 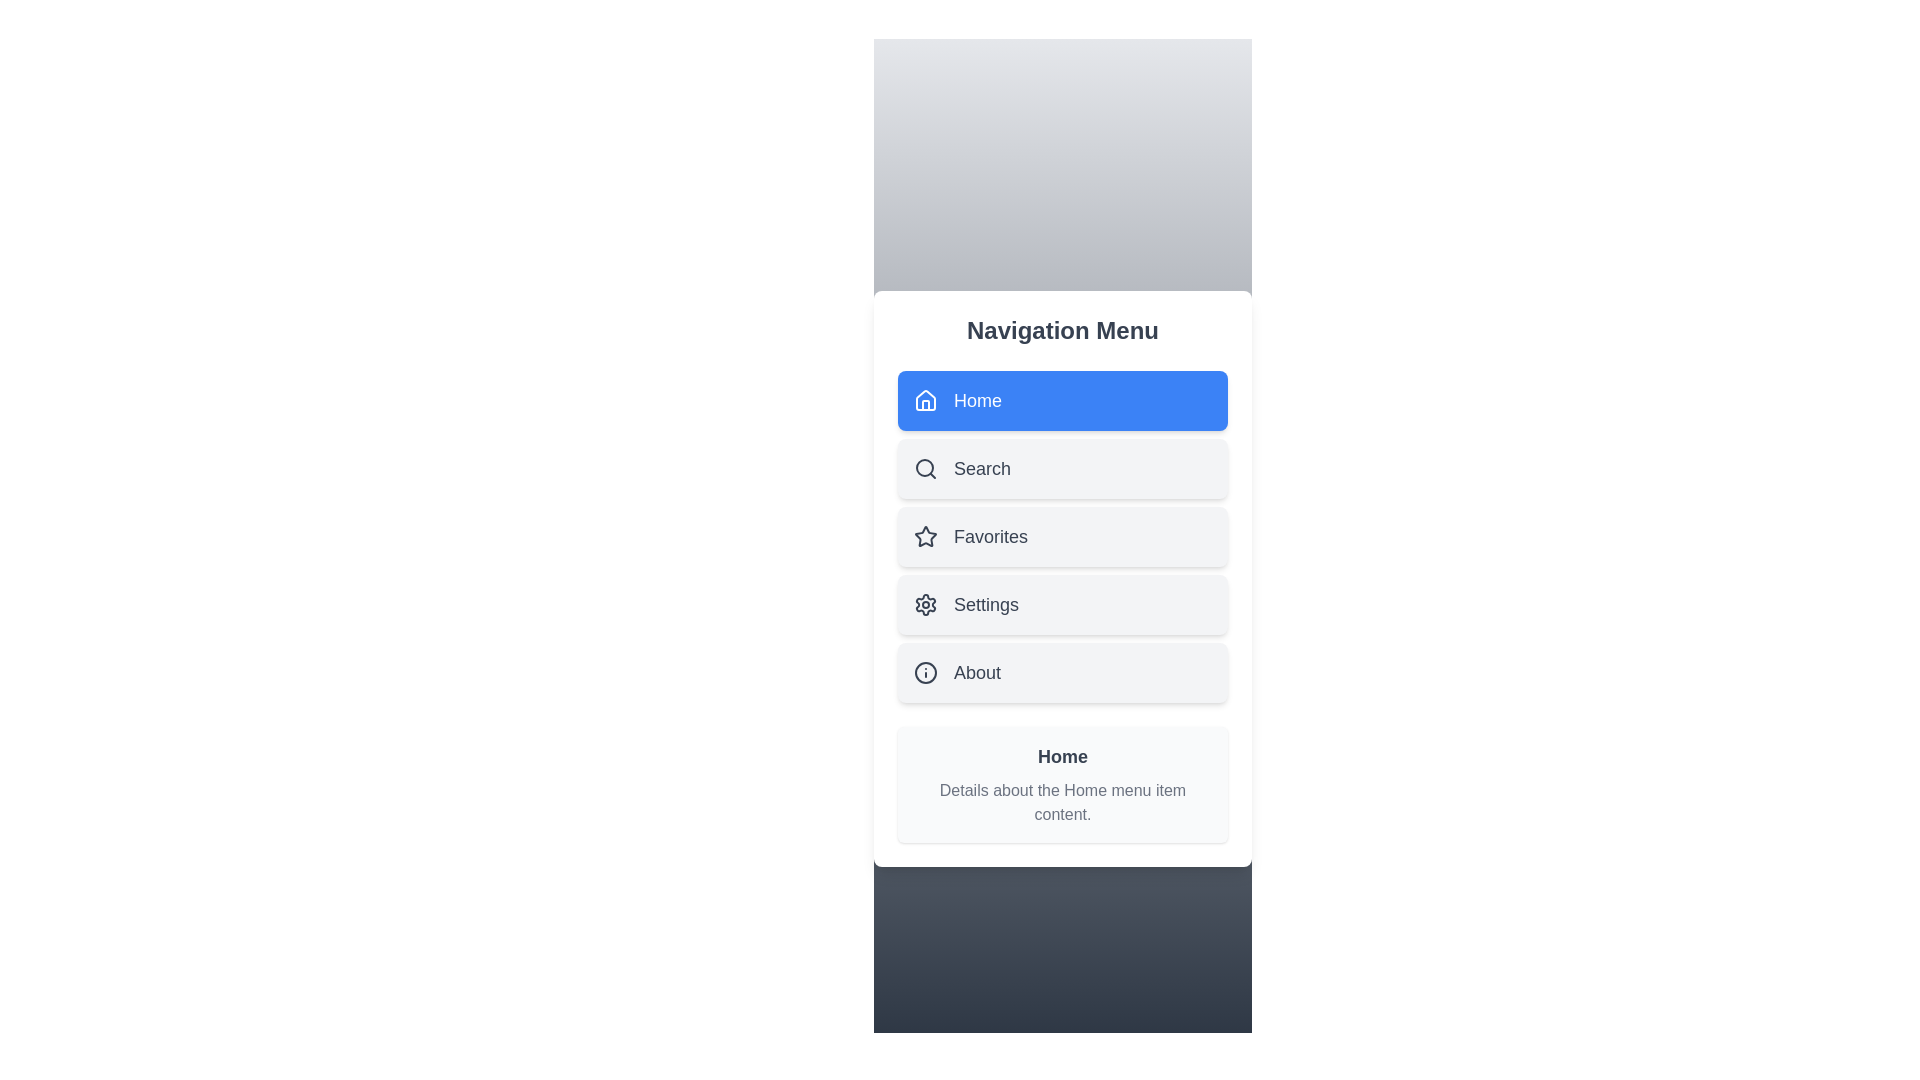 I want to click on the menu item icon corresponding to Home, so click(x=925, y=401).